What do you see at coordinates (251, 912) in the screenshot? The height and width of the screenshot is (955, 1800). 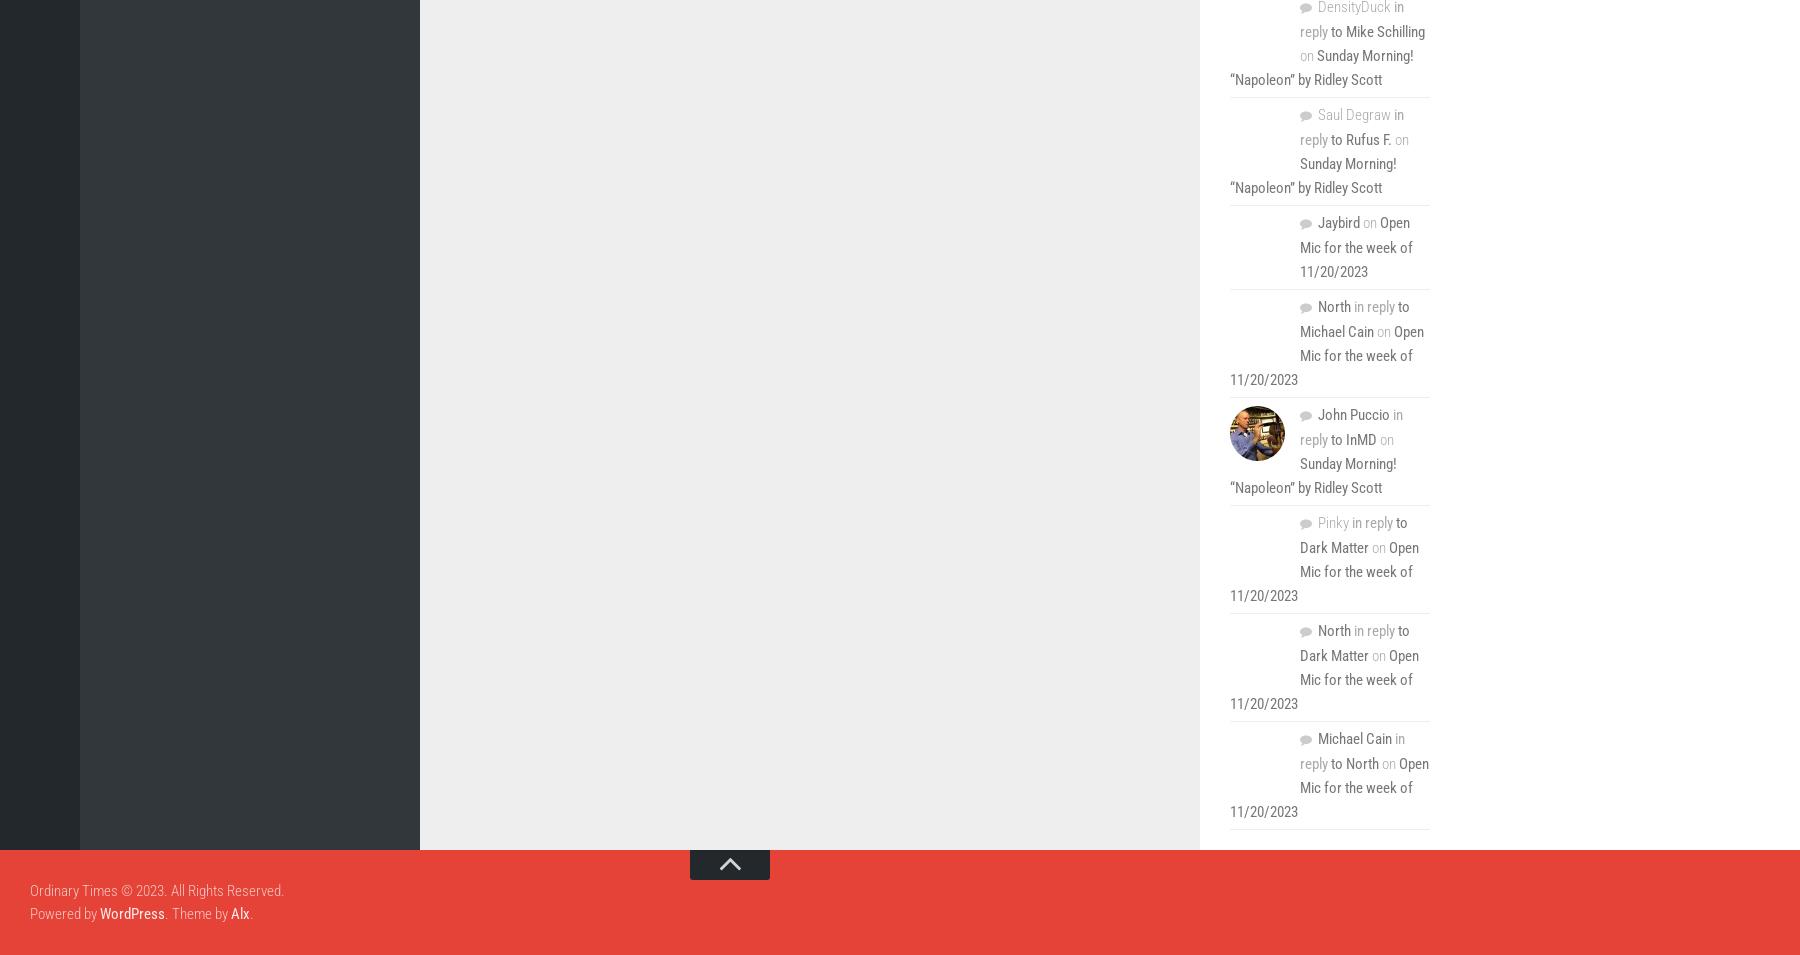 I see `'.'` at bounding box center [251, 912].